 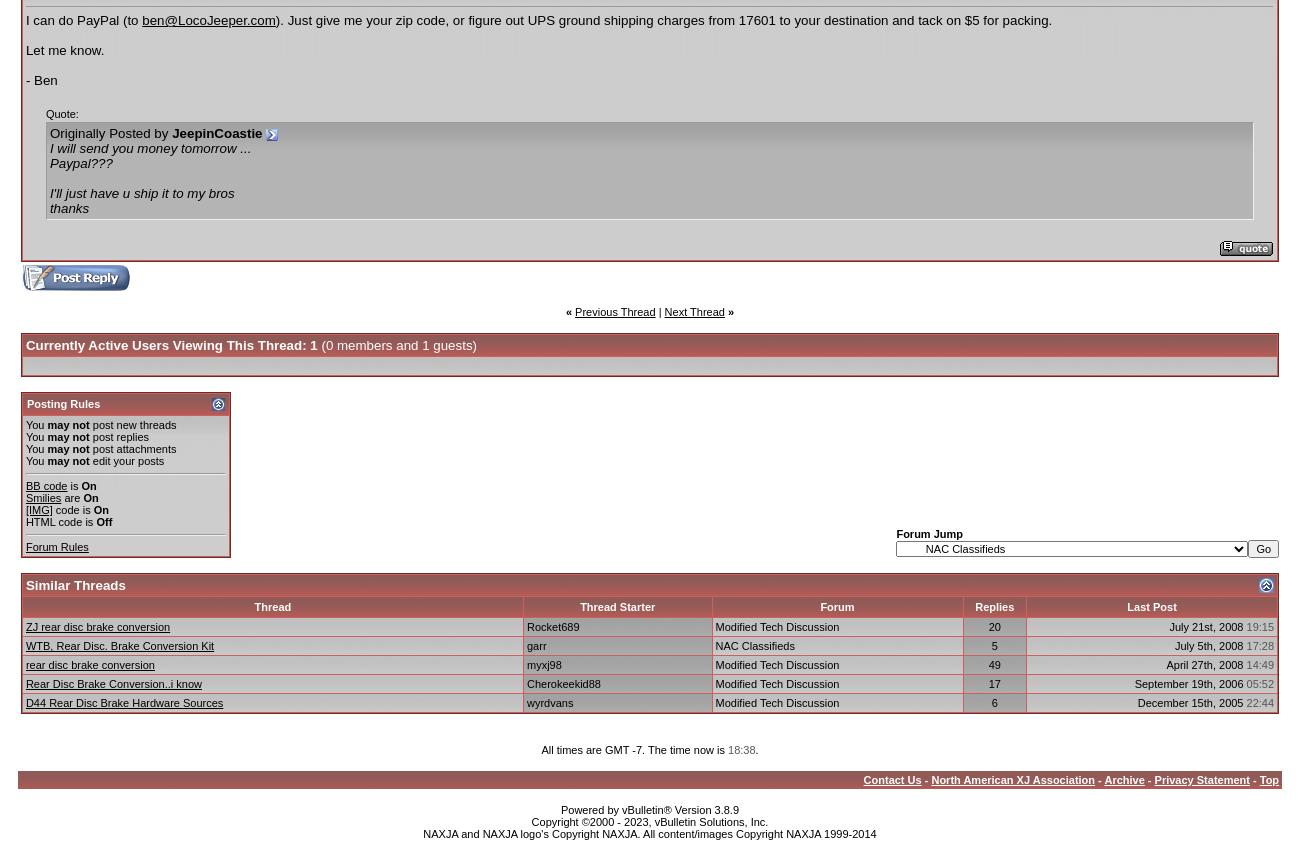 I want to click on 'myxj98', so click(x=525, y=664).